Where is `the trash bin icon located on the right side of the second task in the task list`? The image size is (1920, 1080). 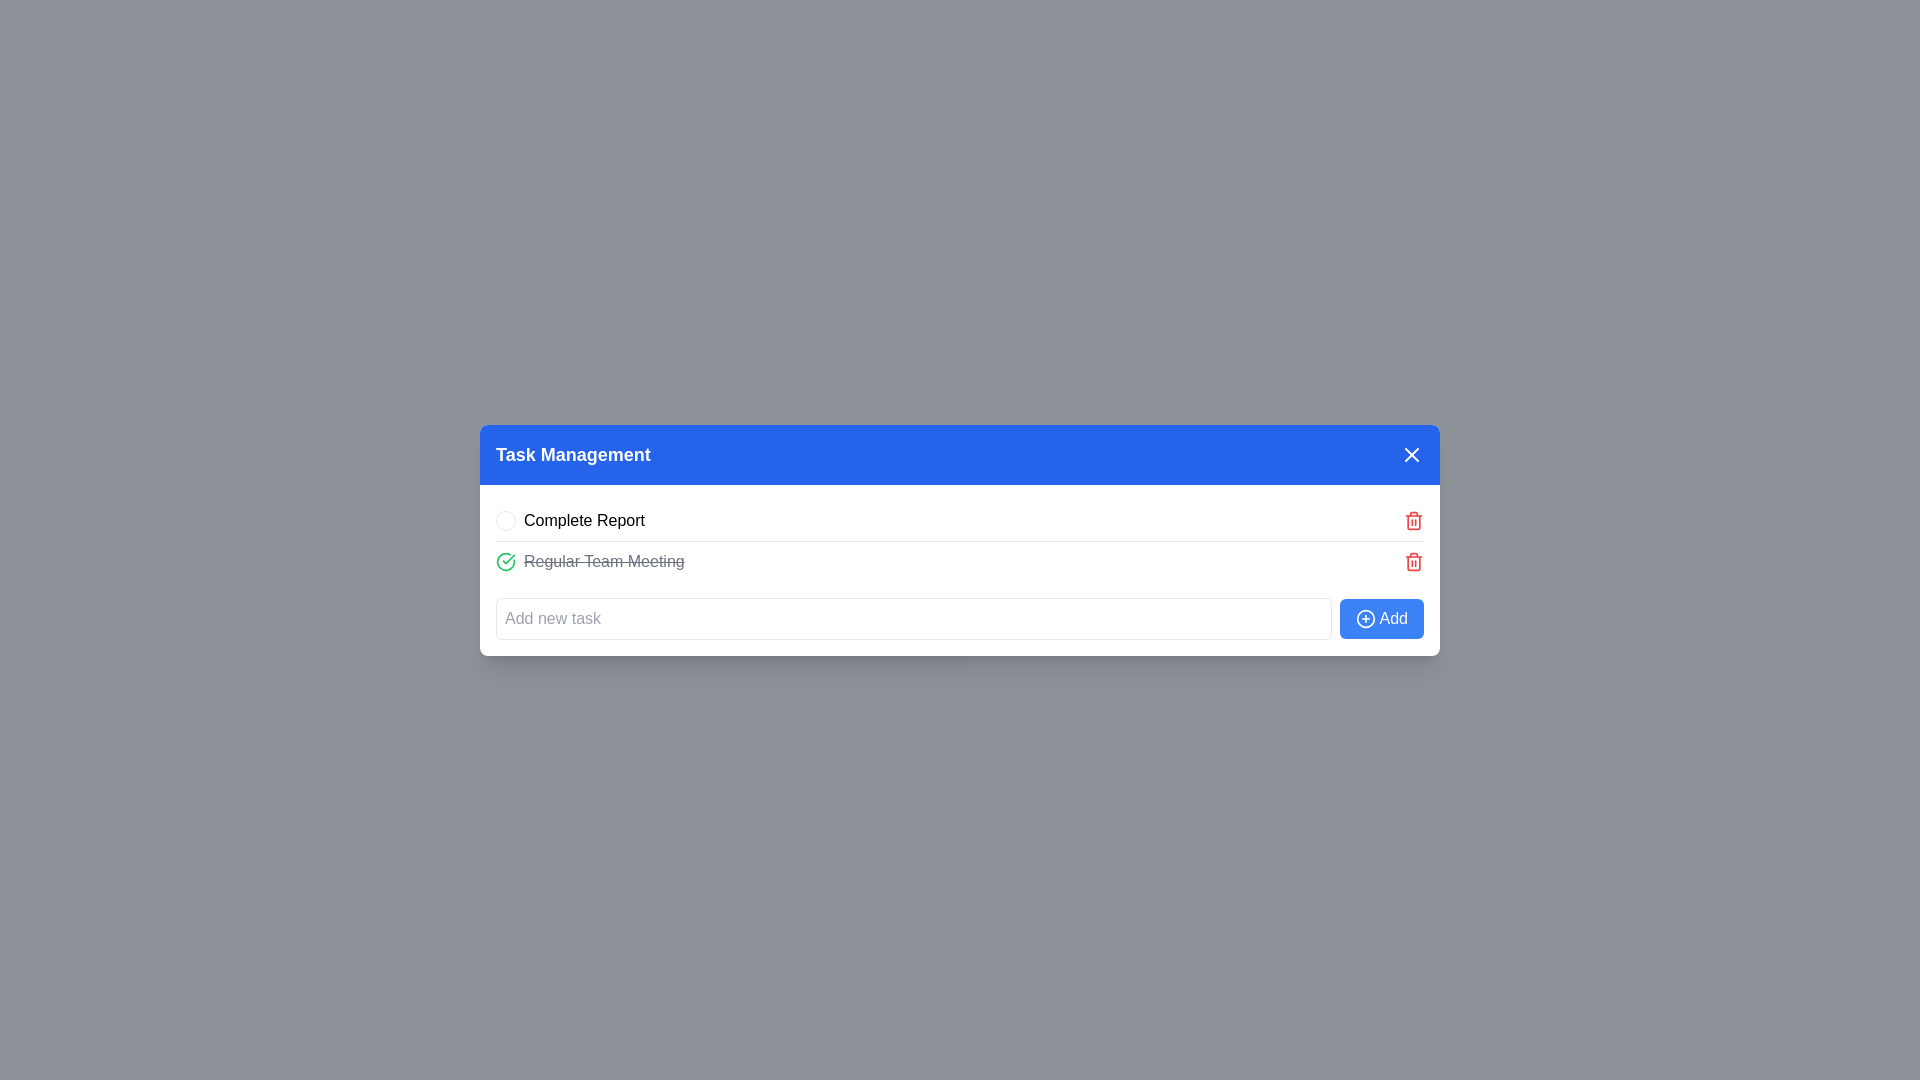 the trash bin icon located on the right side of the second task in the task list is located at coordinates (1413, 520).